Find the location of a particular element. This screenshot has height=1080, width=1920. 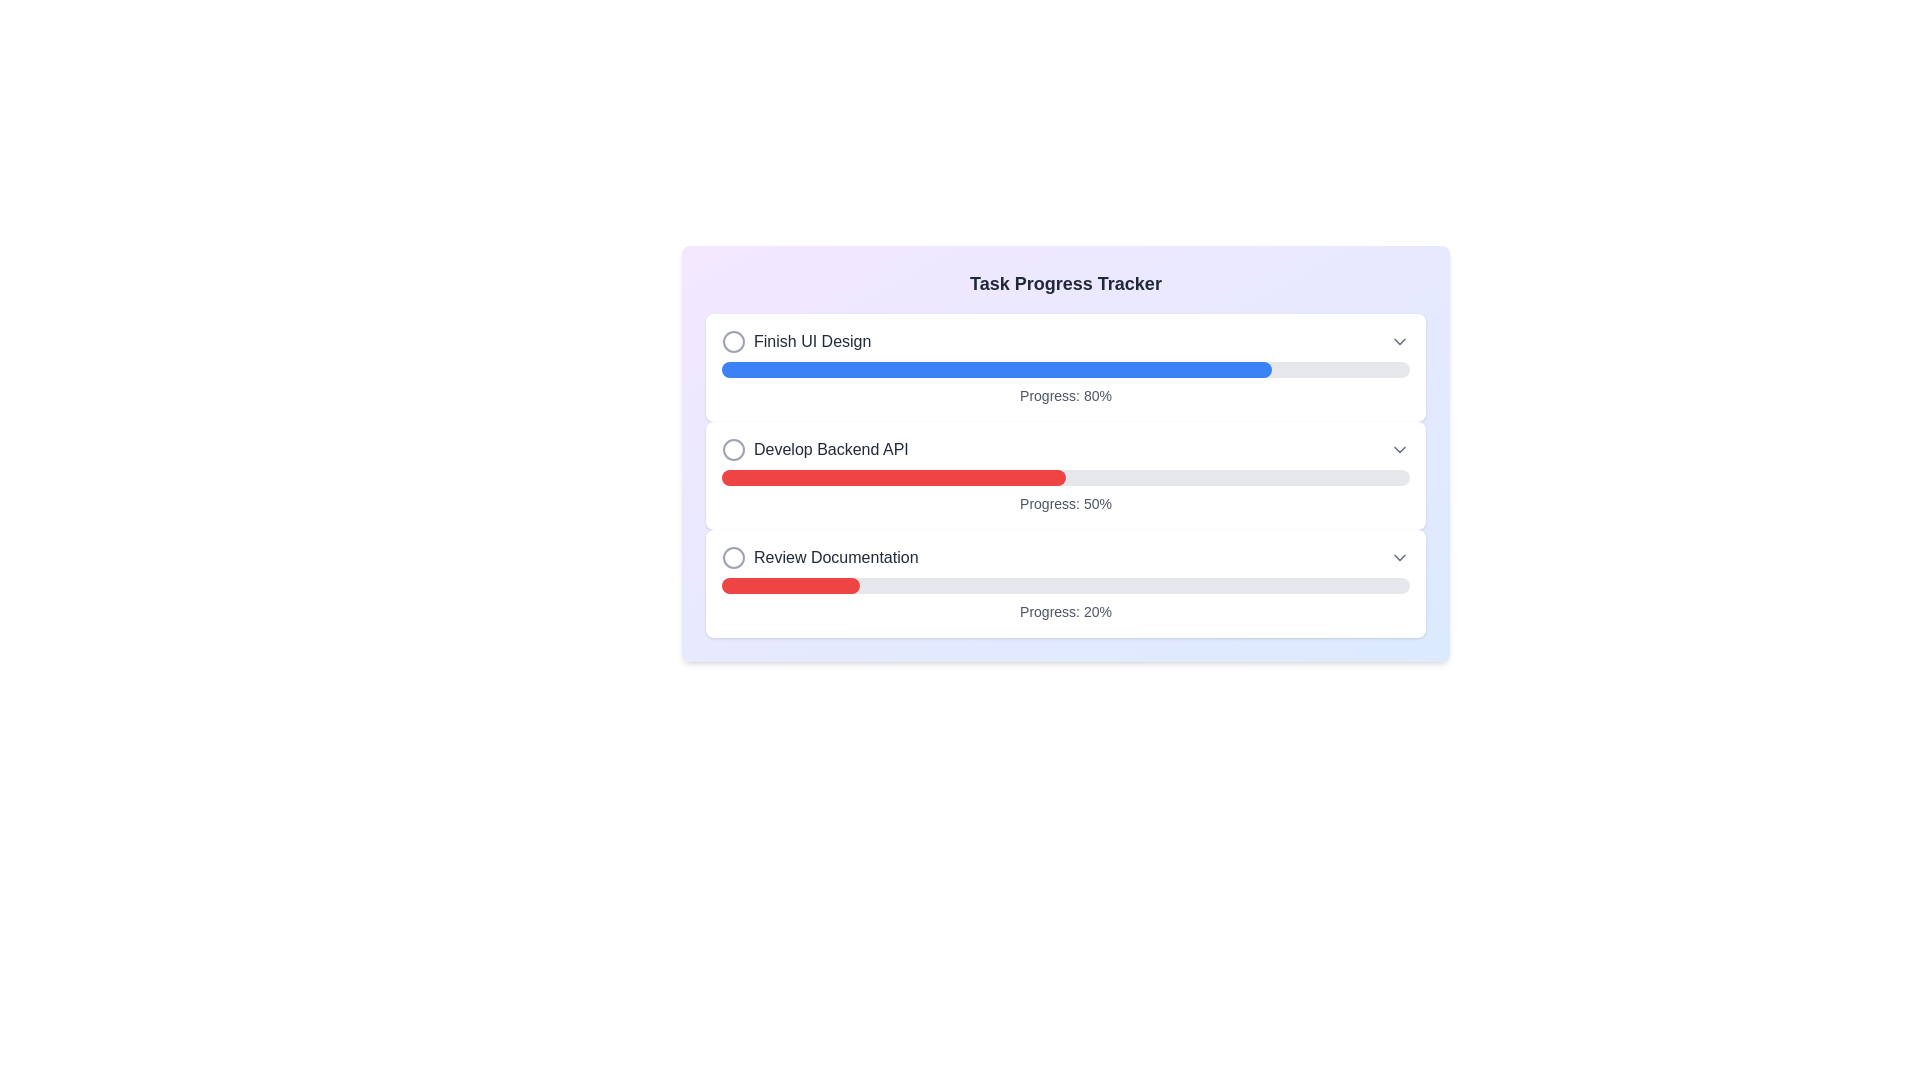

the circular outline element that is part of the 'Finish UI Design' task in the 'Task Progress Tracker' section is located at coordinates (733, 341).